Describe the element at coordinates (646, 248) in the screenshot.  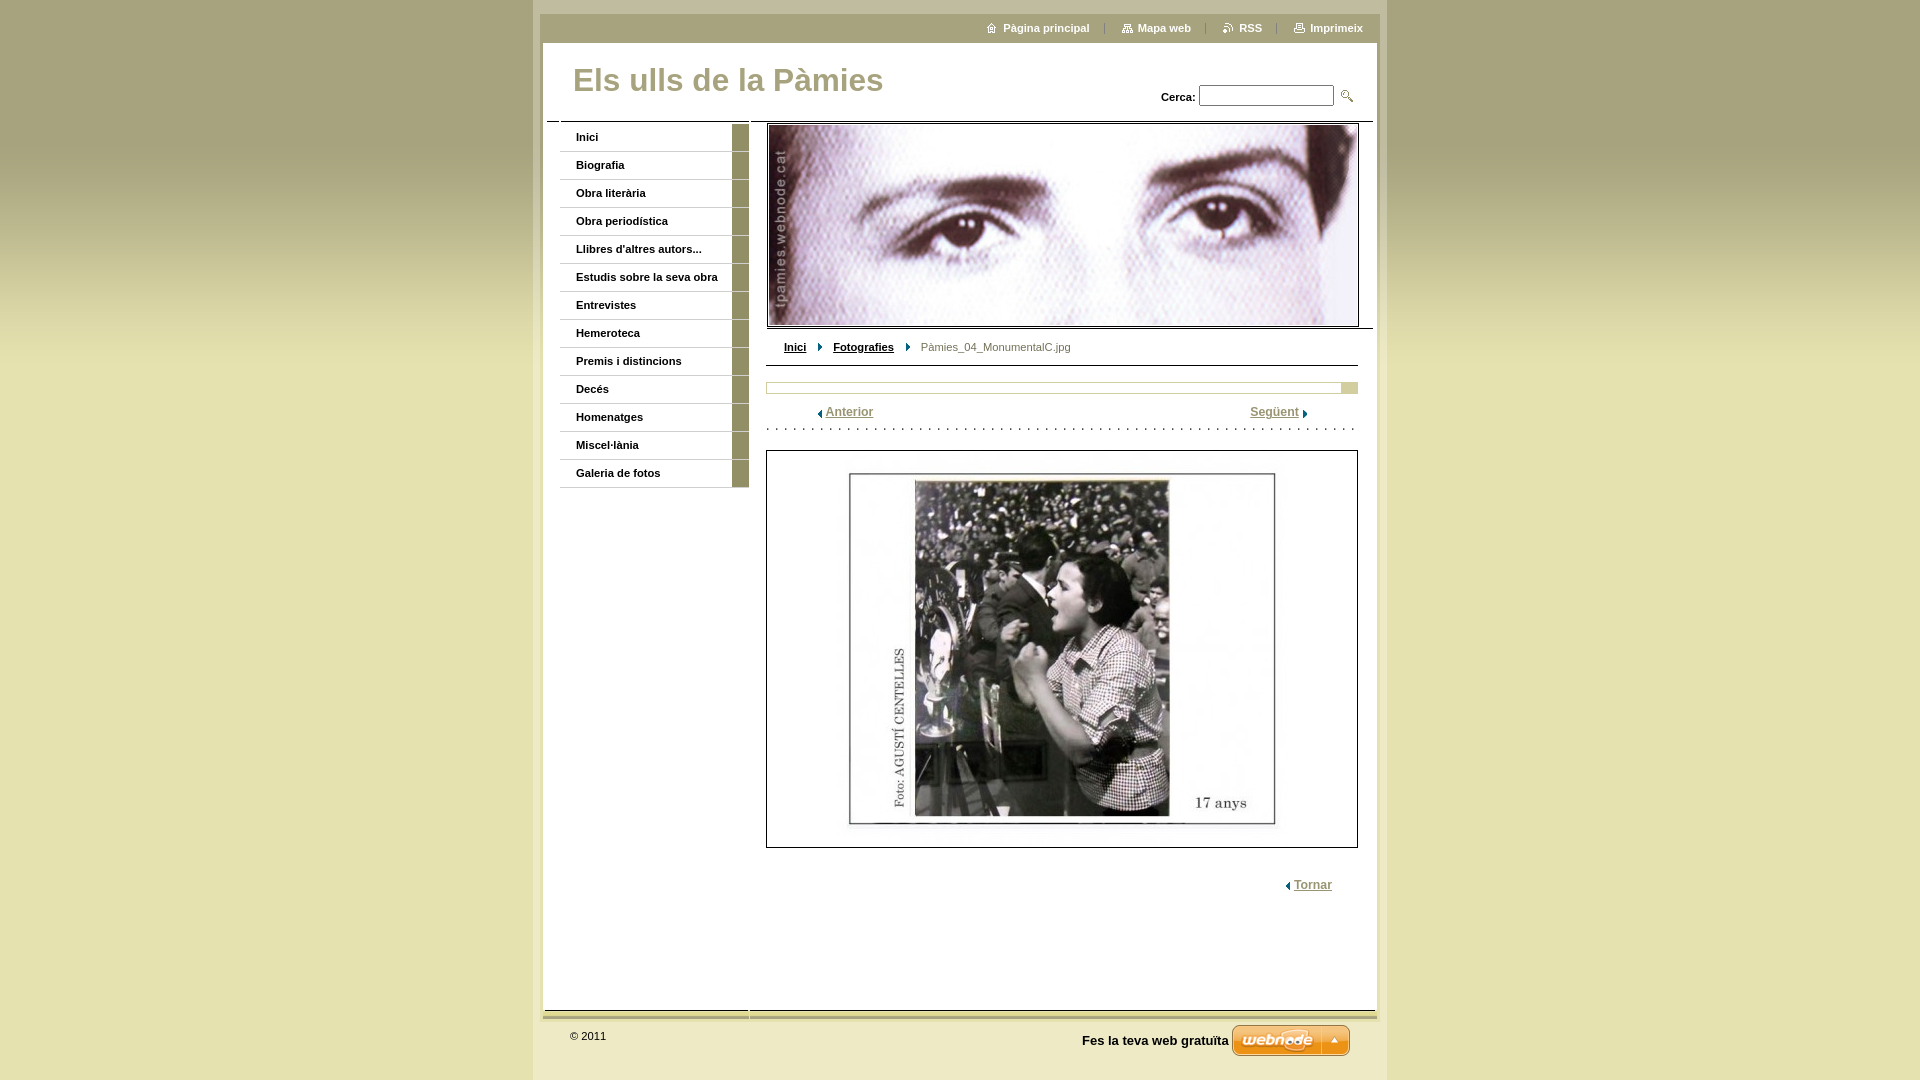
I see `'Llibres d'altres autors...'` at that location.